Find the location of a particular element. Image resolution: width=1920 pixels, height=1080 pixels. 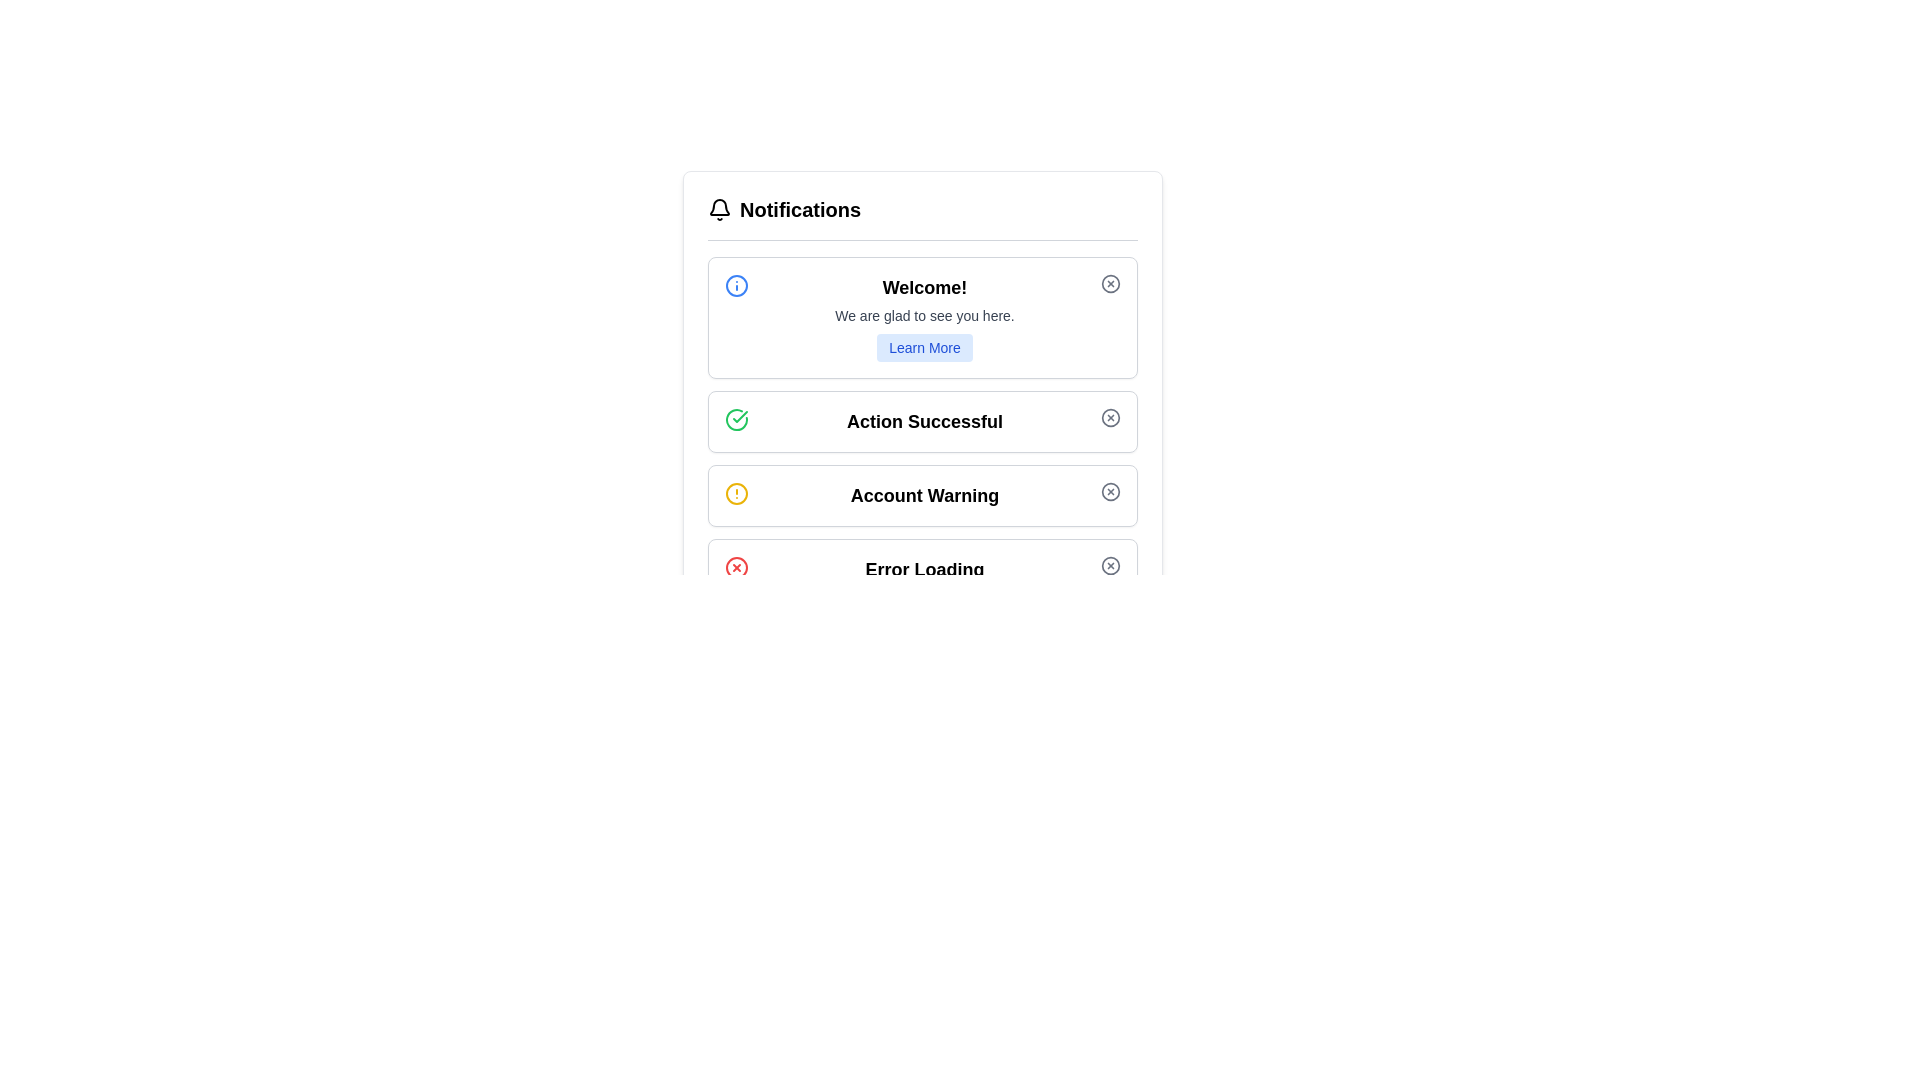

the bell icon, which is a small black line art design located to the left of the 'Notifications' text in the header section is located at coordinates (720, 209).